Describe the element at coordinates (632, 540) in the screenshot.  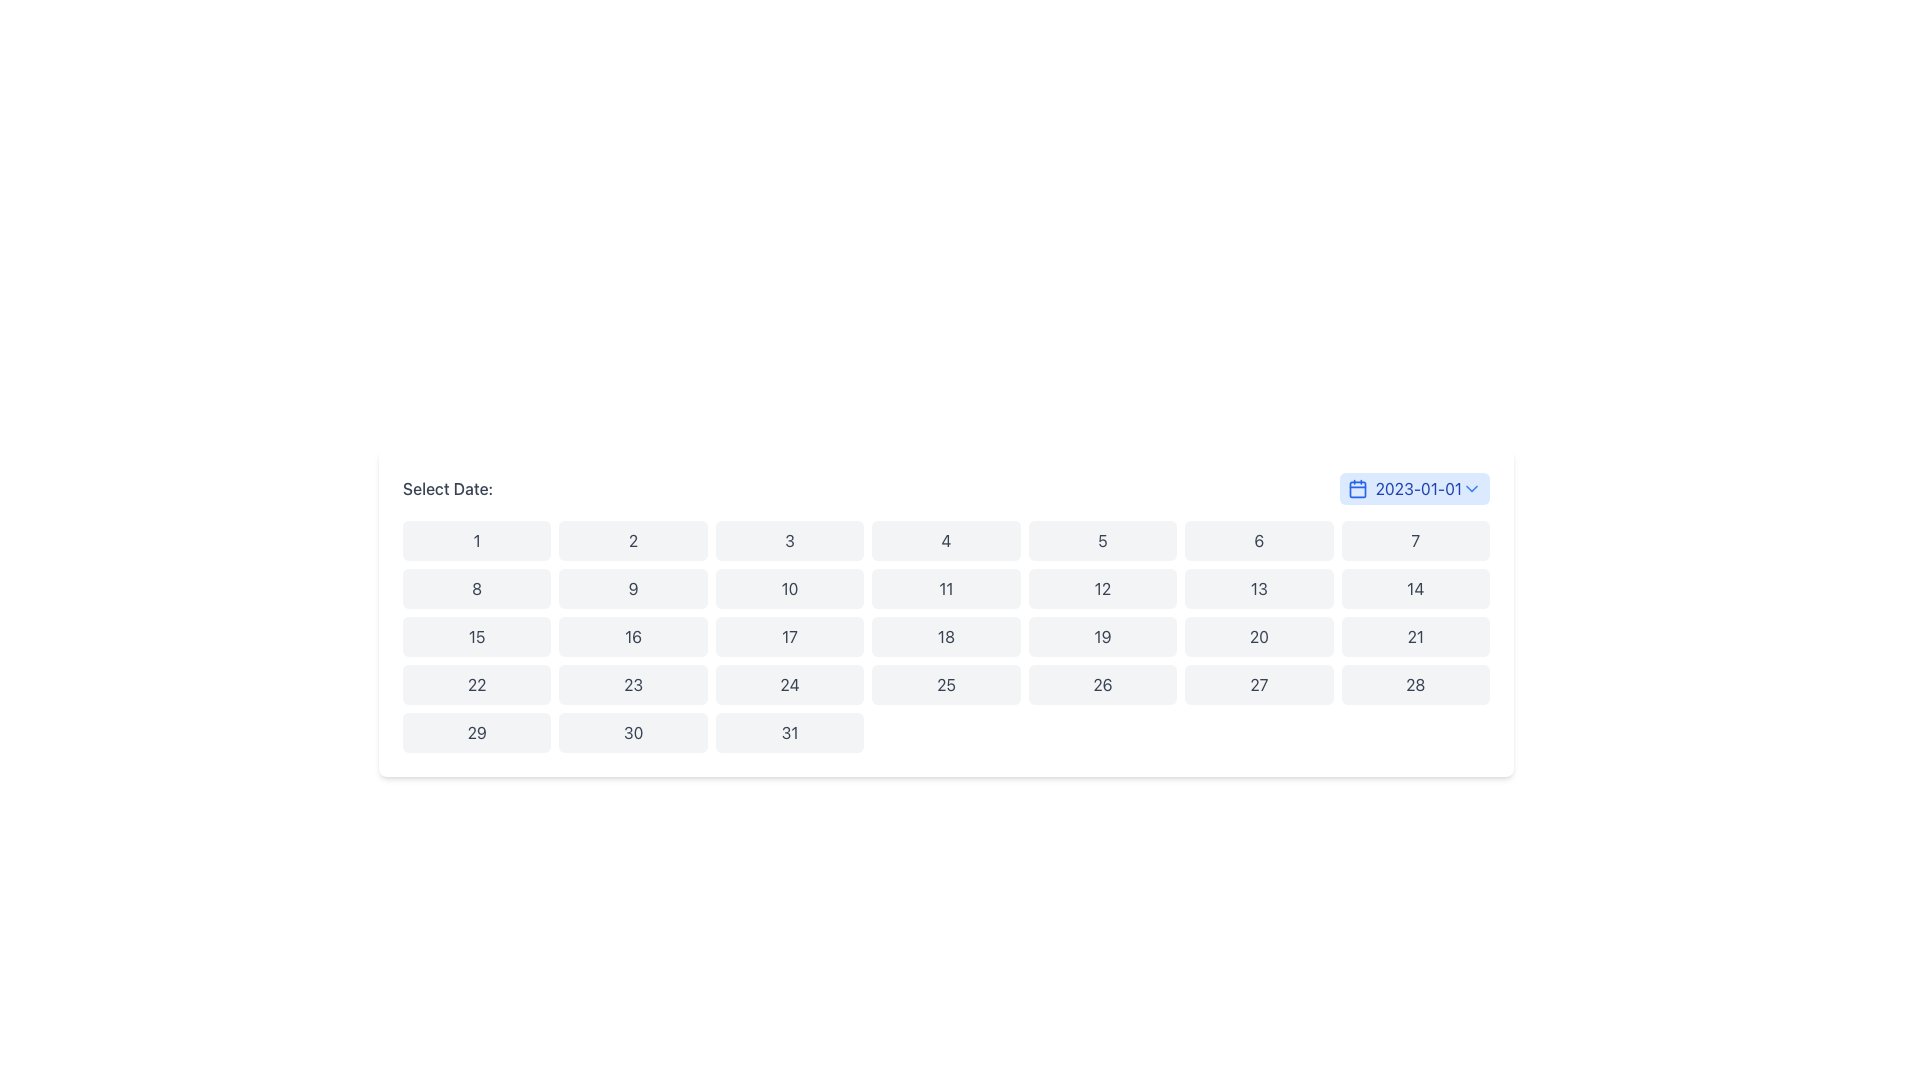
I see `the button labeled '2' in the grid calendar interface to trigger hover effects` at that location.